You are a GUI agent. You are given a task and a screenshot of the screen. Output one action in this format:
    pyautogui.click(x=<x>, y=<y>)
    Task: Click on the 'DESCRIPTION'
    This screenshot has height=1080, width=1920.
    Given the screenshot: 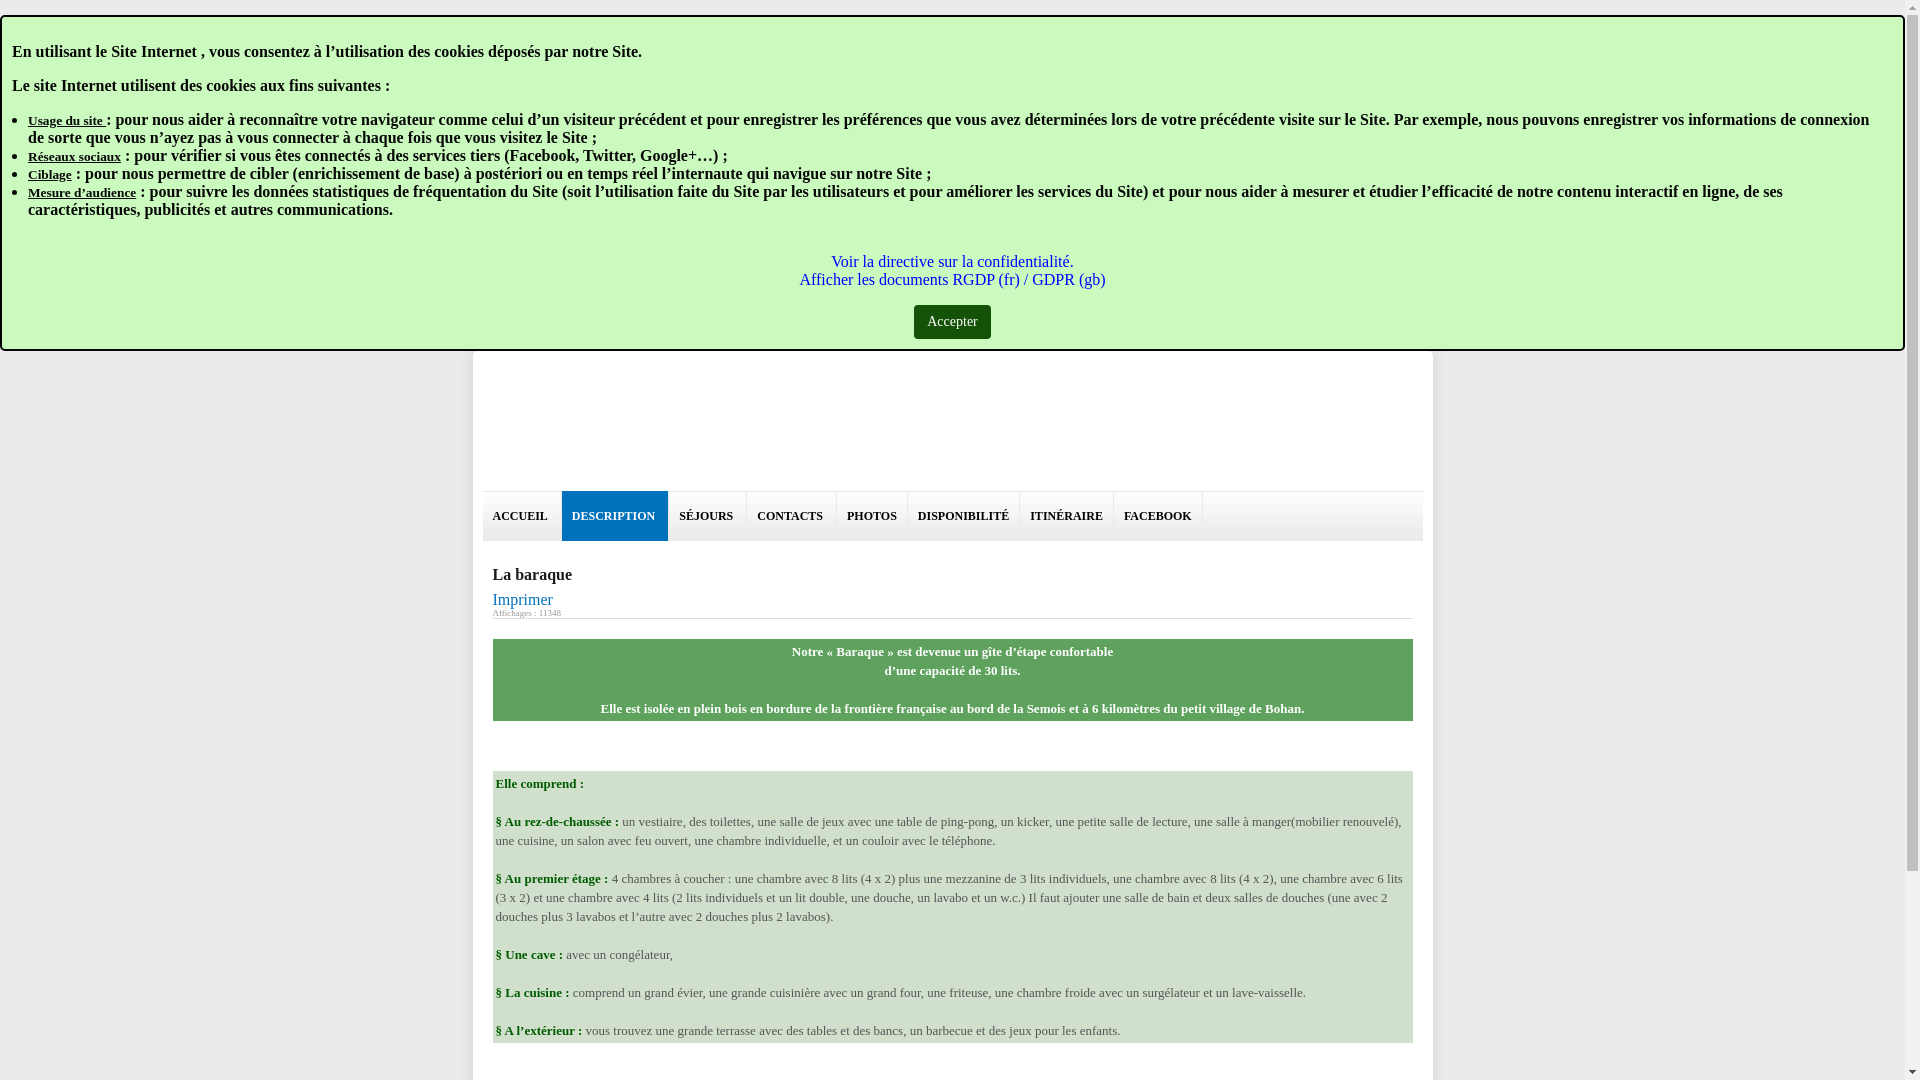 What is the action you would take?
    pyautogui.click(x=614, y=515)
    